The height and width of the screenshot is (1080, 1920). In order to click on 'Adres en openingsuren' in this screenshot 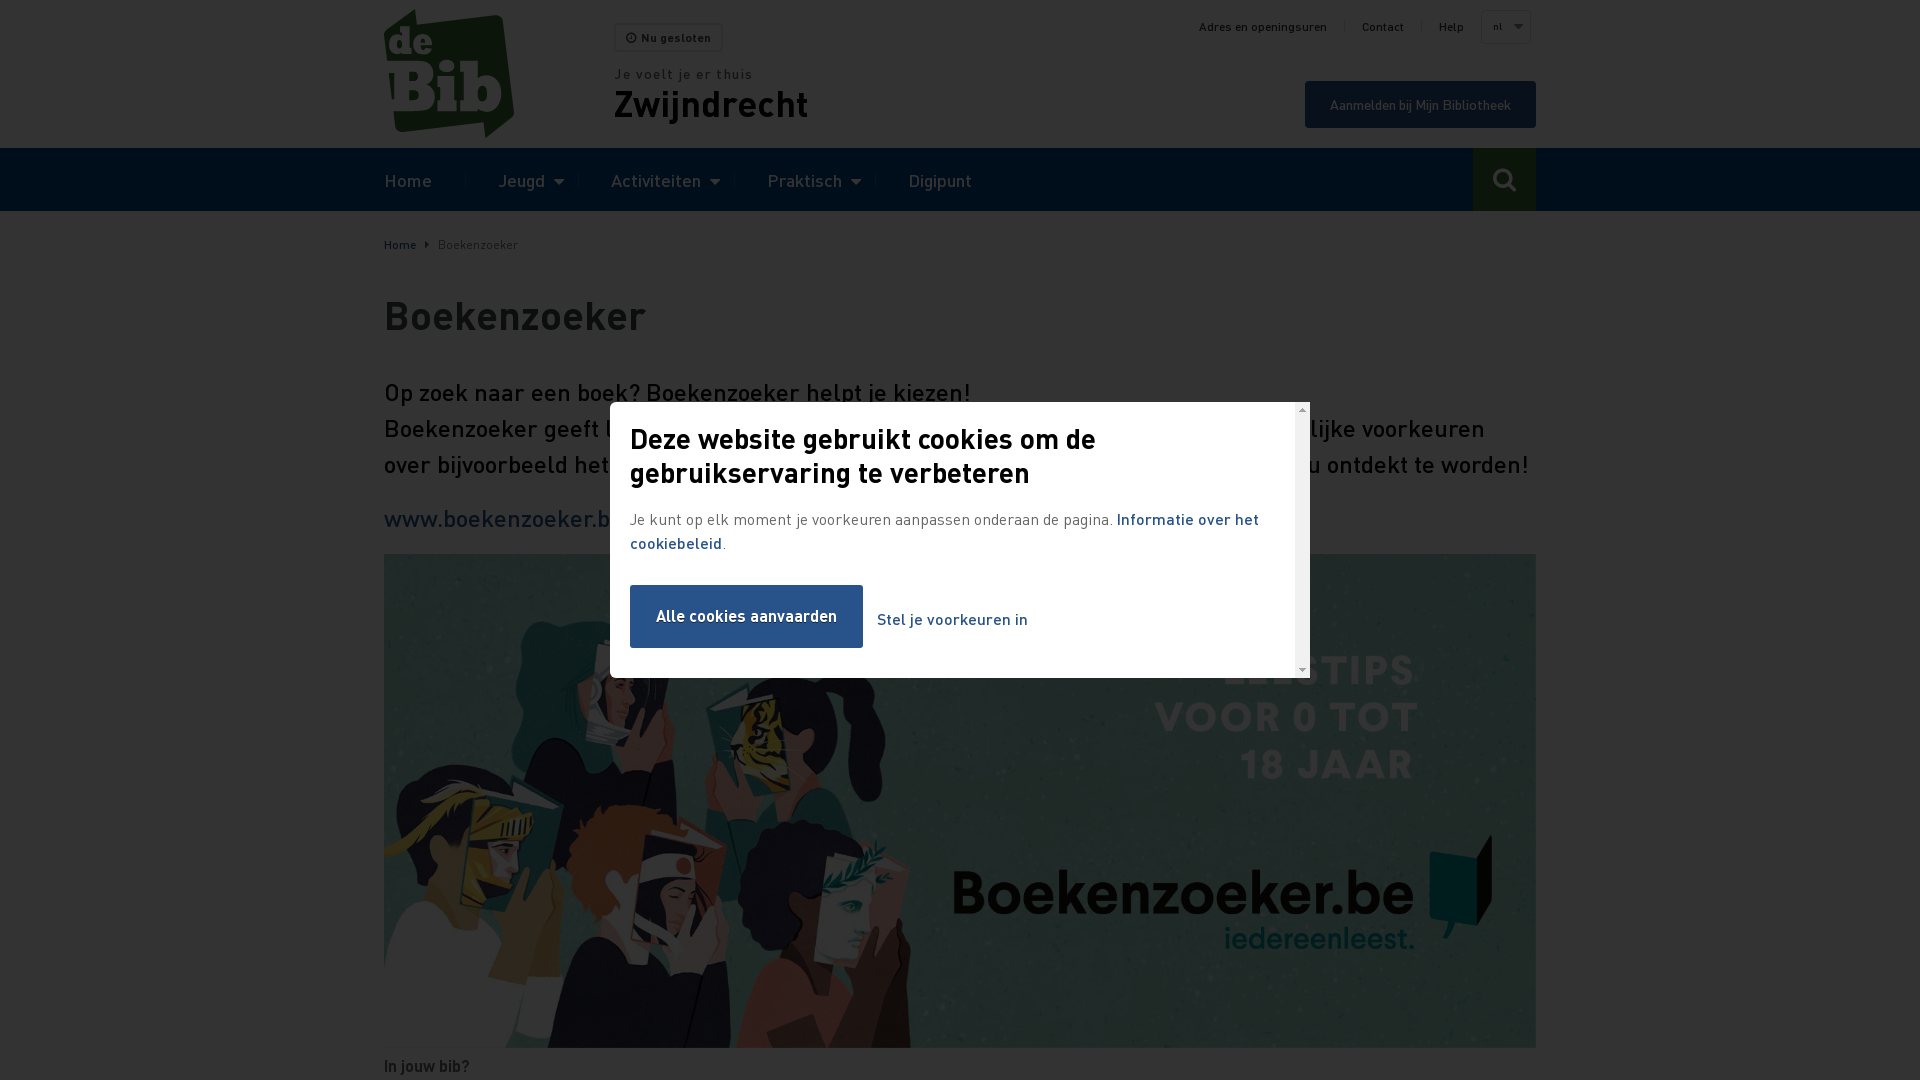, I will do `click(1199, 27)`.